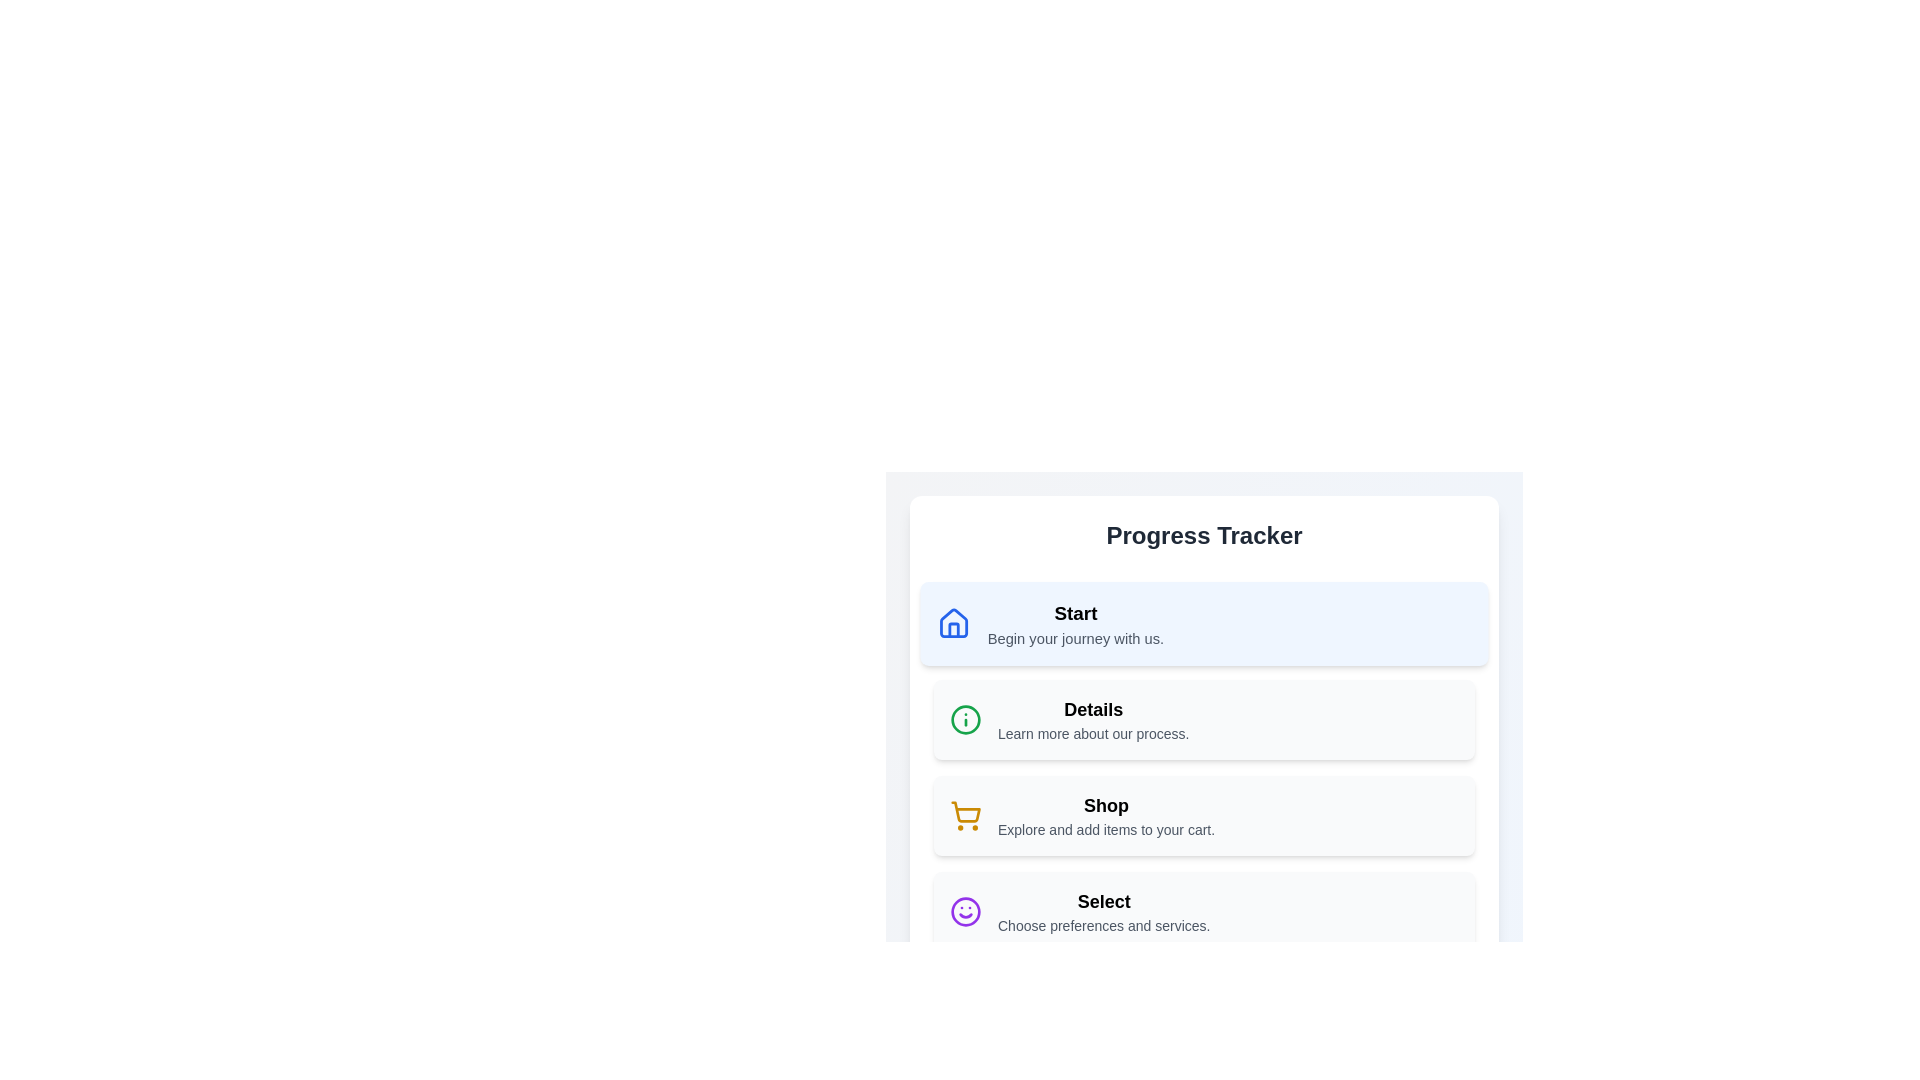 This screenshot has height=1080, width=1920. What do you see at coordinates (1105, 816) in the screenshot?
I see `static informational text block titled 'Shop' that provides guidance for users to explore and add items to their cart` at bounding box center [1105, 816].